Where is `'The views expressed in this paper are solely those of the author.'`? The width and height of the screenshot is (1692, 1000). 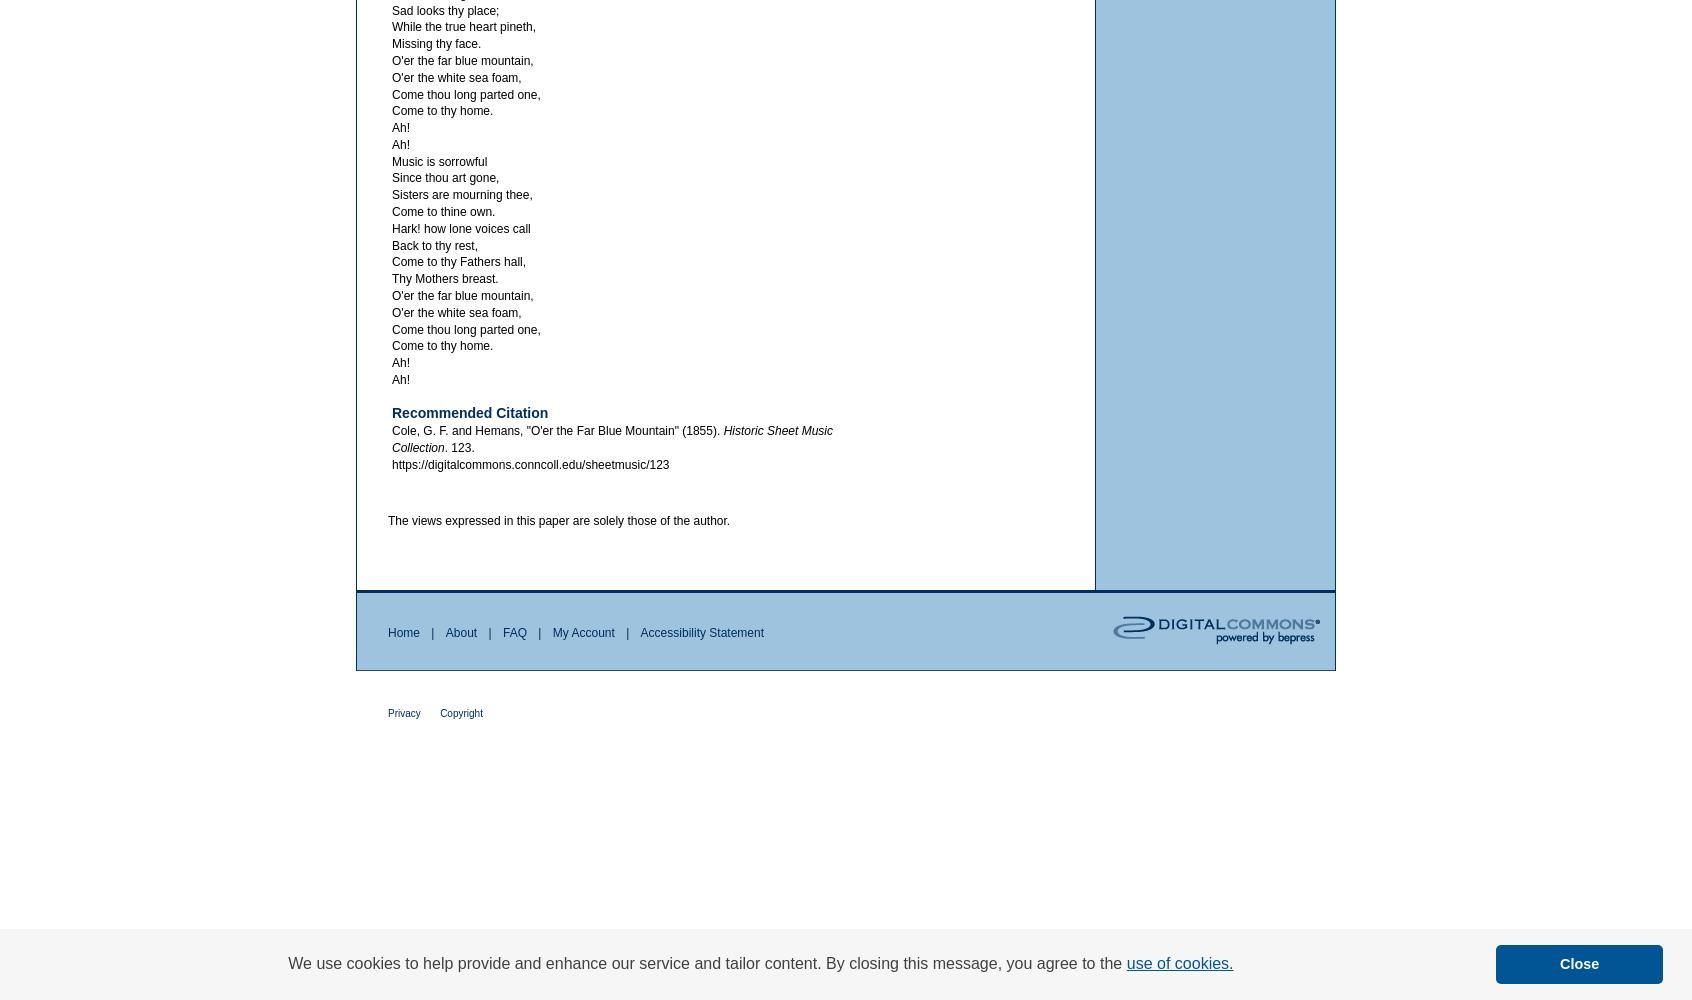
'The views expressed in this paper are solely those of the author.' is located at coordinates (559, 520).